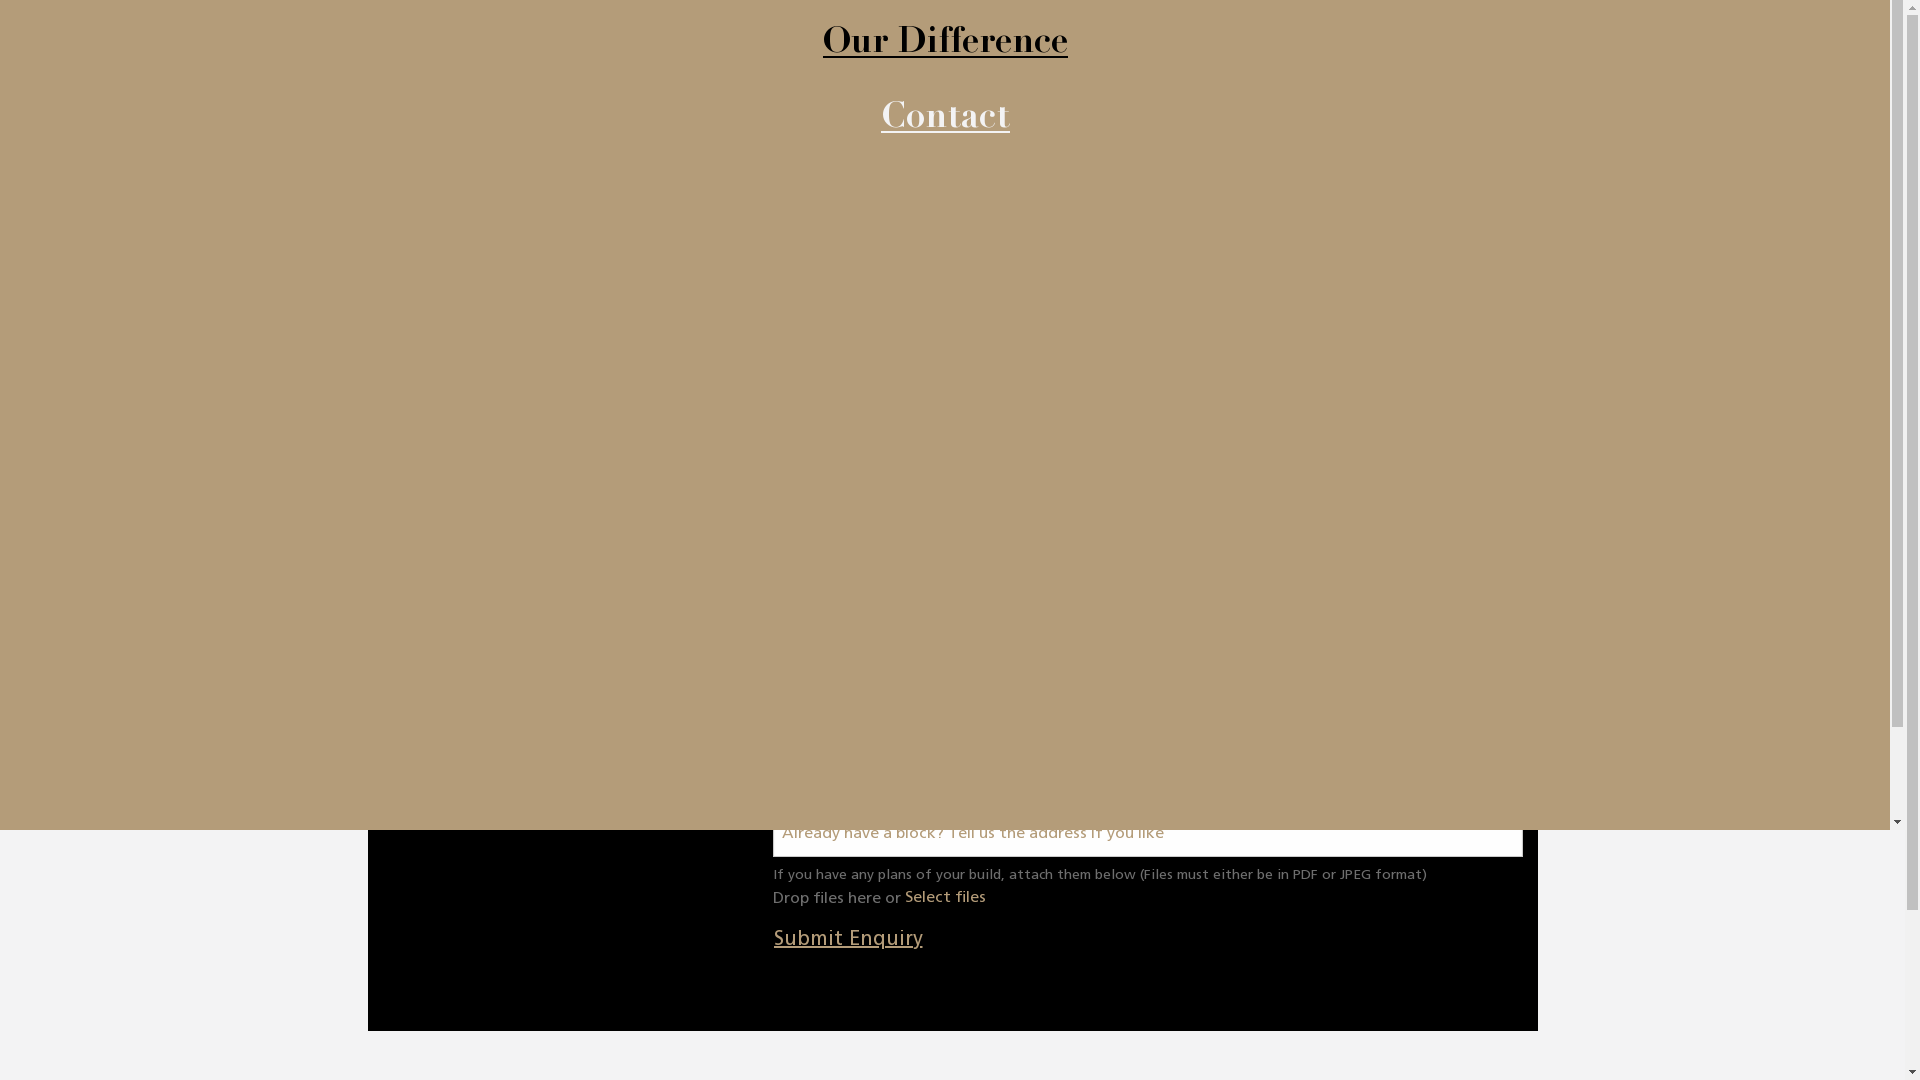 This screenshot has width=1920, height=1080. What do you see at coordinates (943, 120) in the screenshot?
I see `'Contact'` at bounding box center [943, 120].